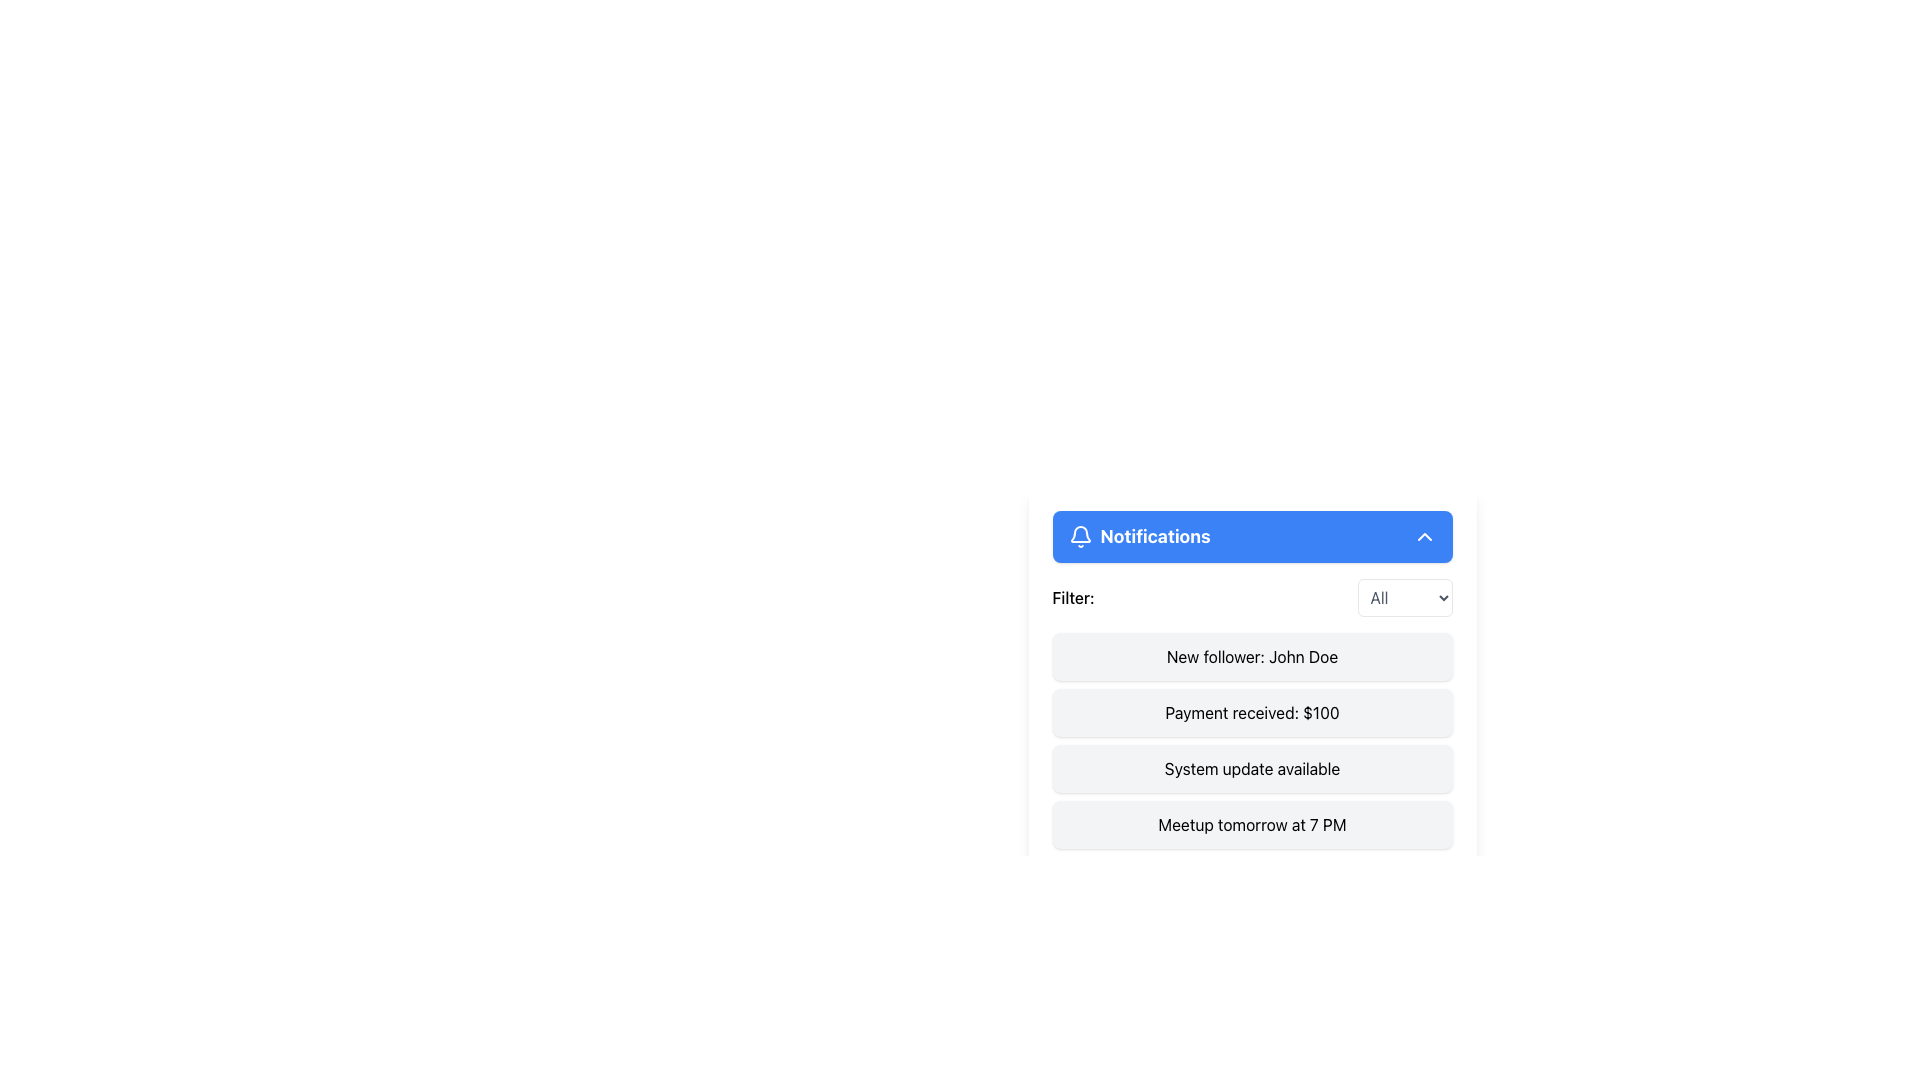  Describe the element at coordinates (1423, 535) in the screenshot. I see `the upward-facing chevron icon button in the Notifications section header, which is blue with a white chevron, located to the right of the 'Notifications' title` at that location.